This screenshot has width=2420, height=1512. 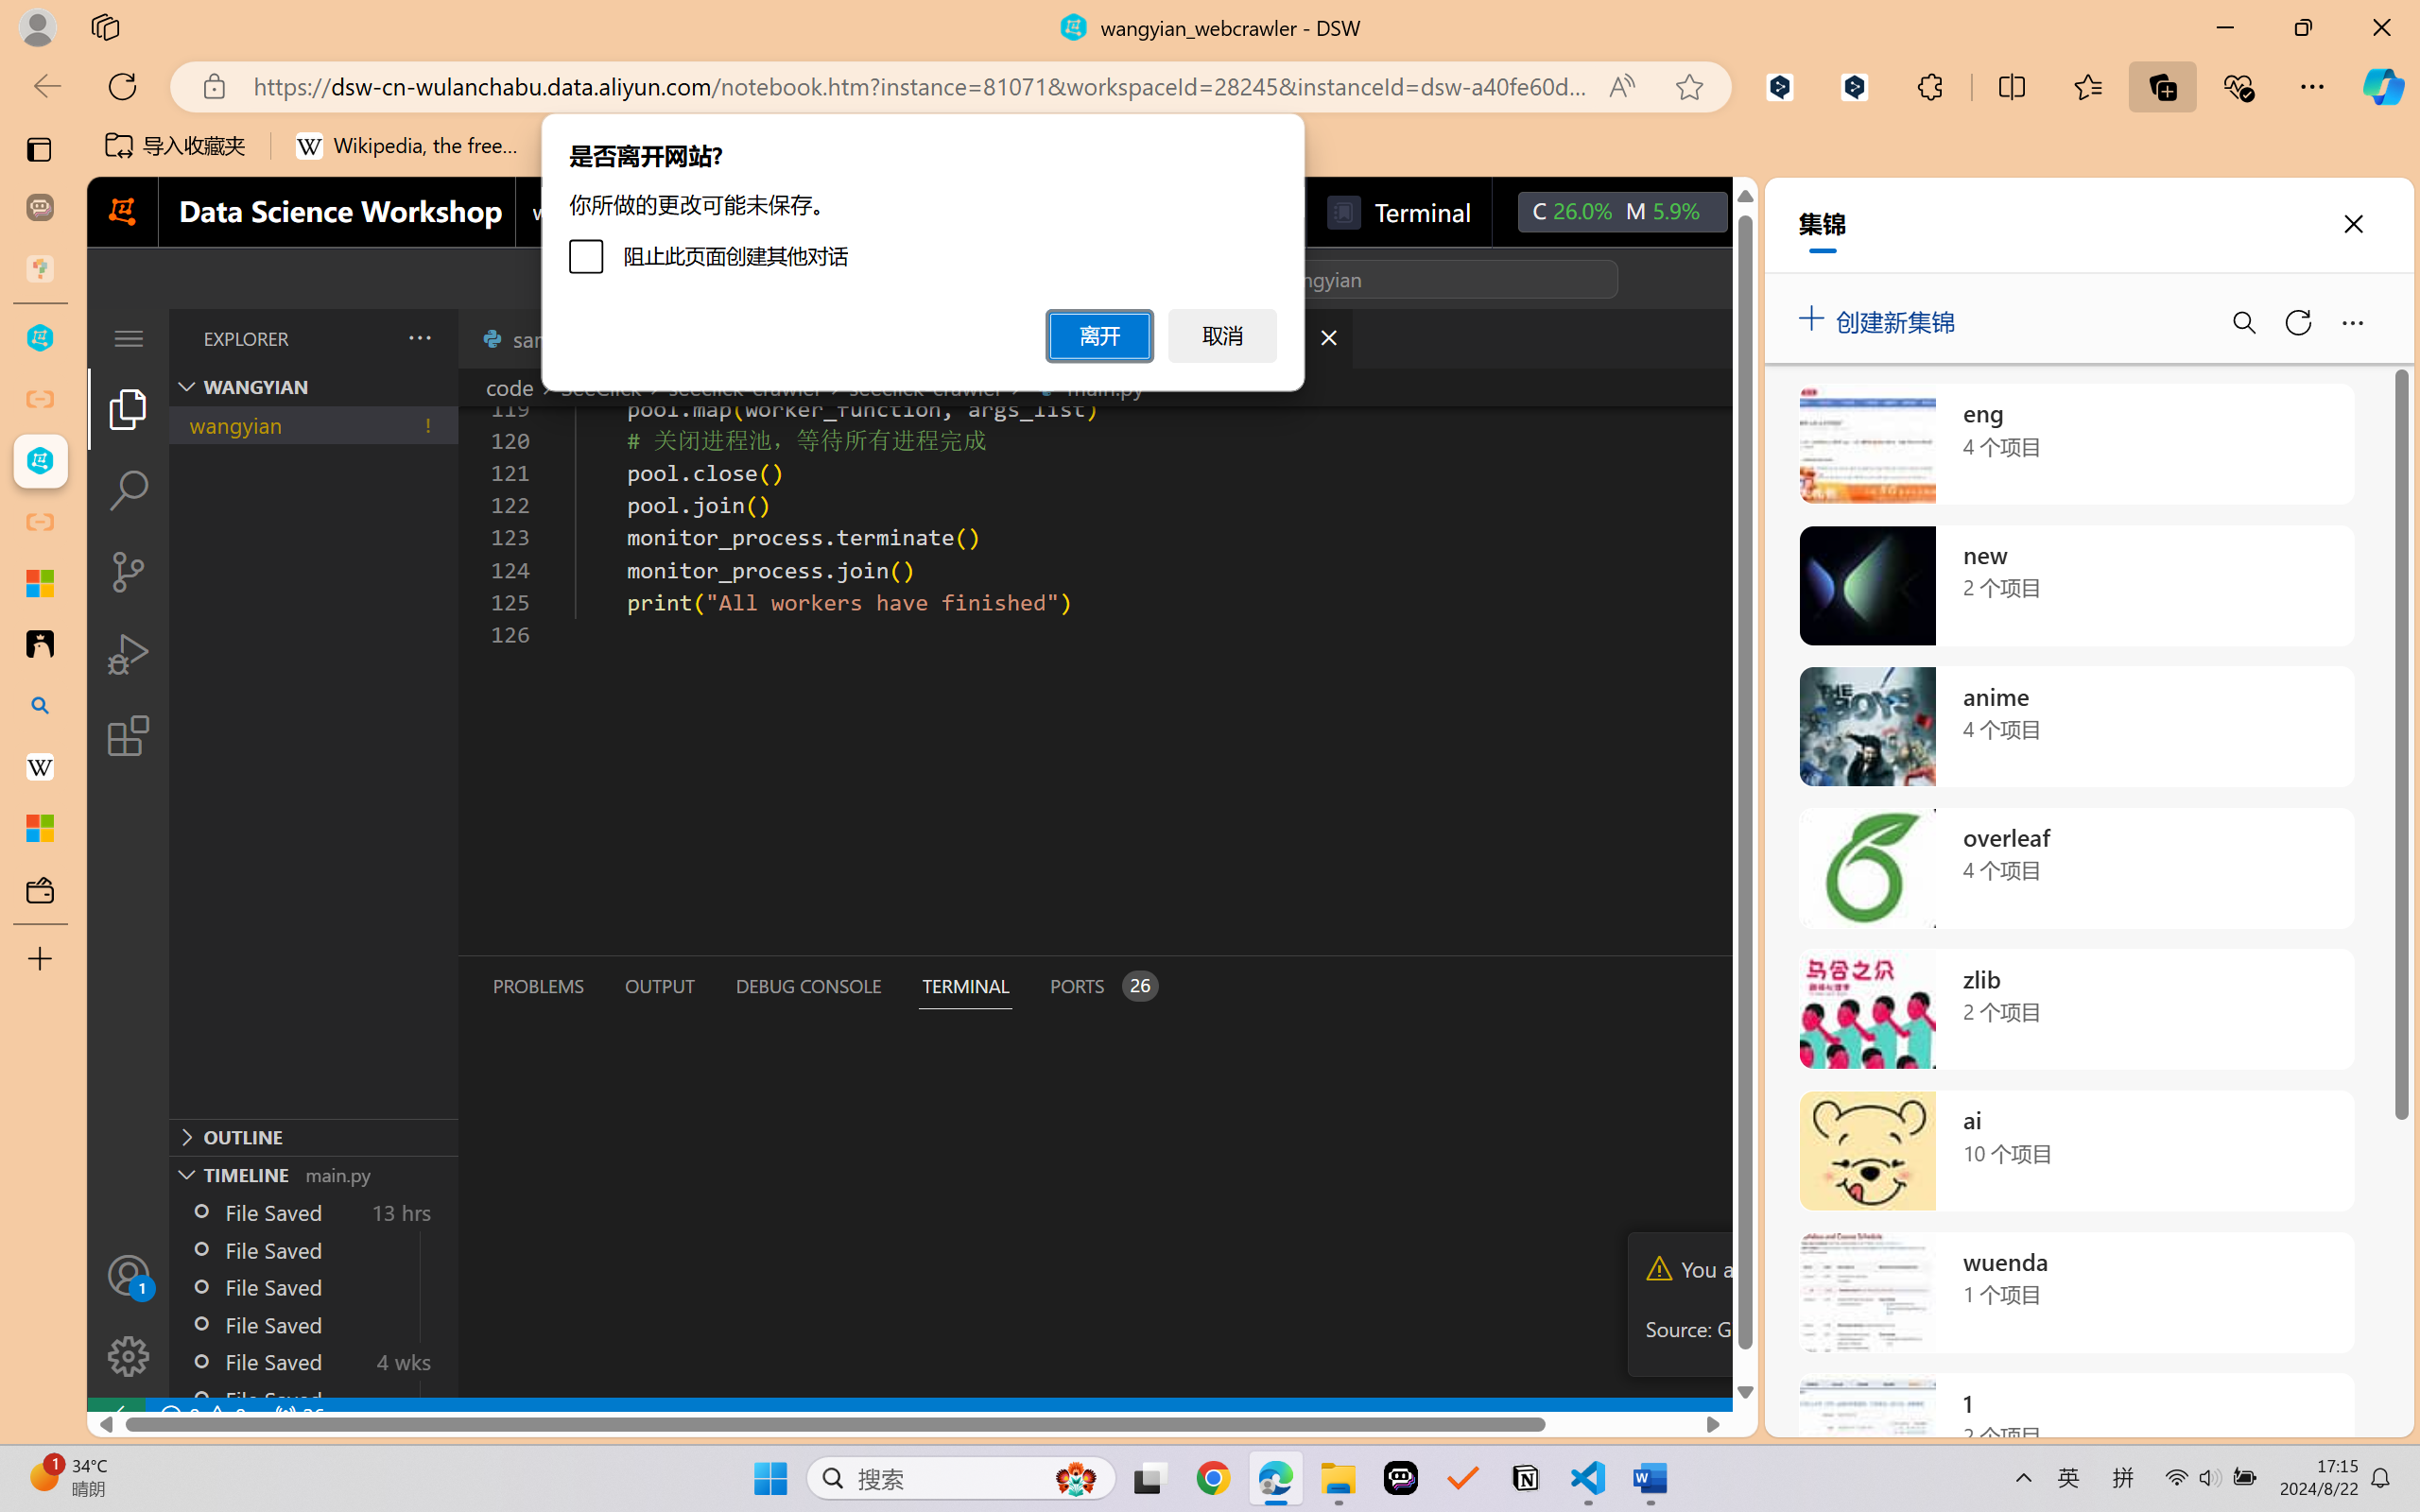 What do you see at coordinates (418, 337) in the screenshot?
I see `'Views and More Actions...'` at bounding box center [418, 337].